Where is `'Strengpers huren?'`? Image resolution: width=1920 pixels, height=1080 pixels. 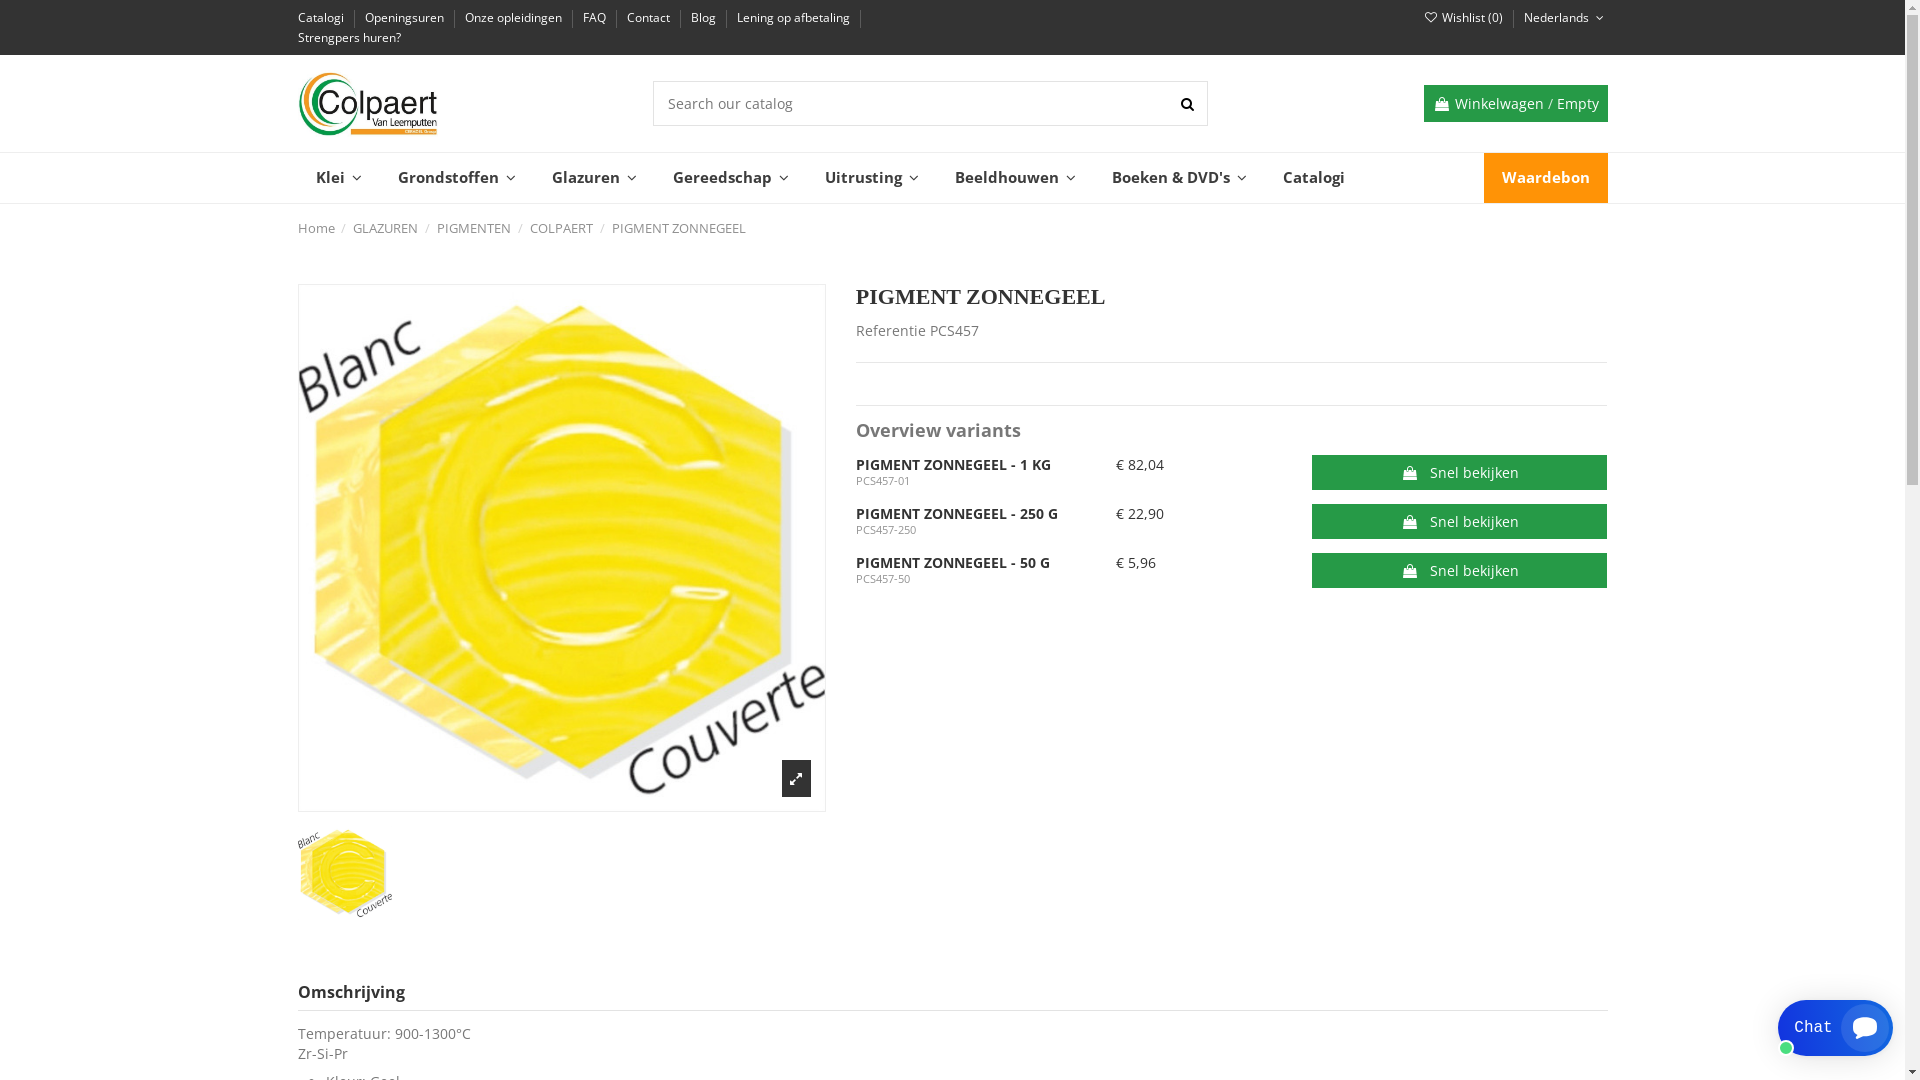
'Strengpers huren?' is located at coordinates (349, 37).